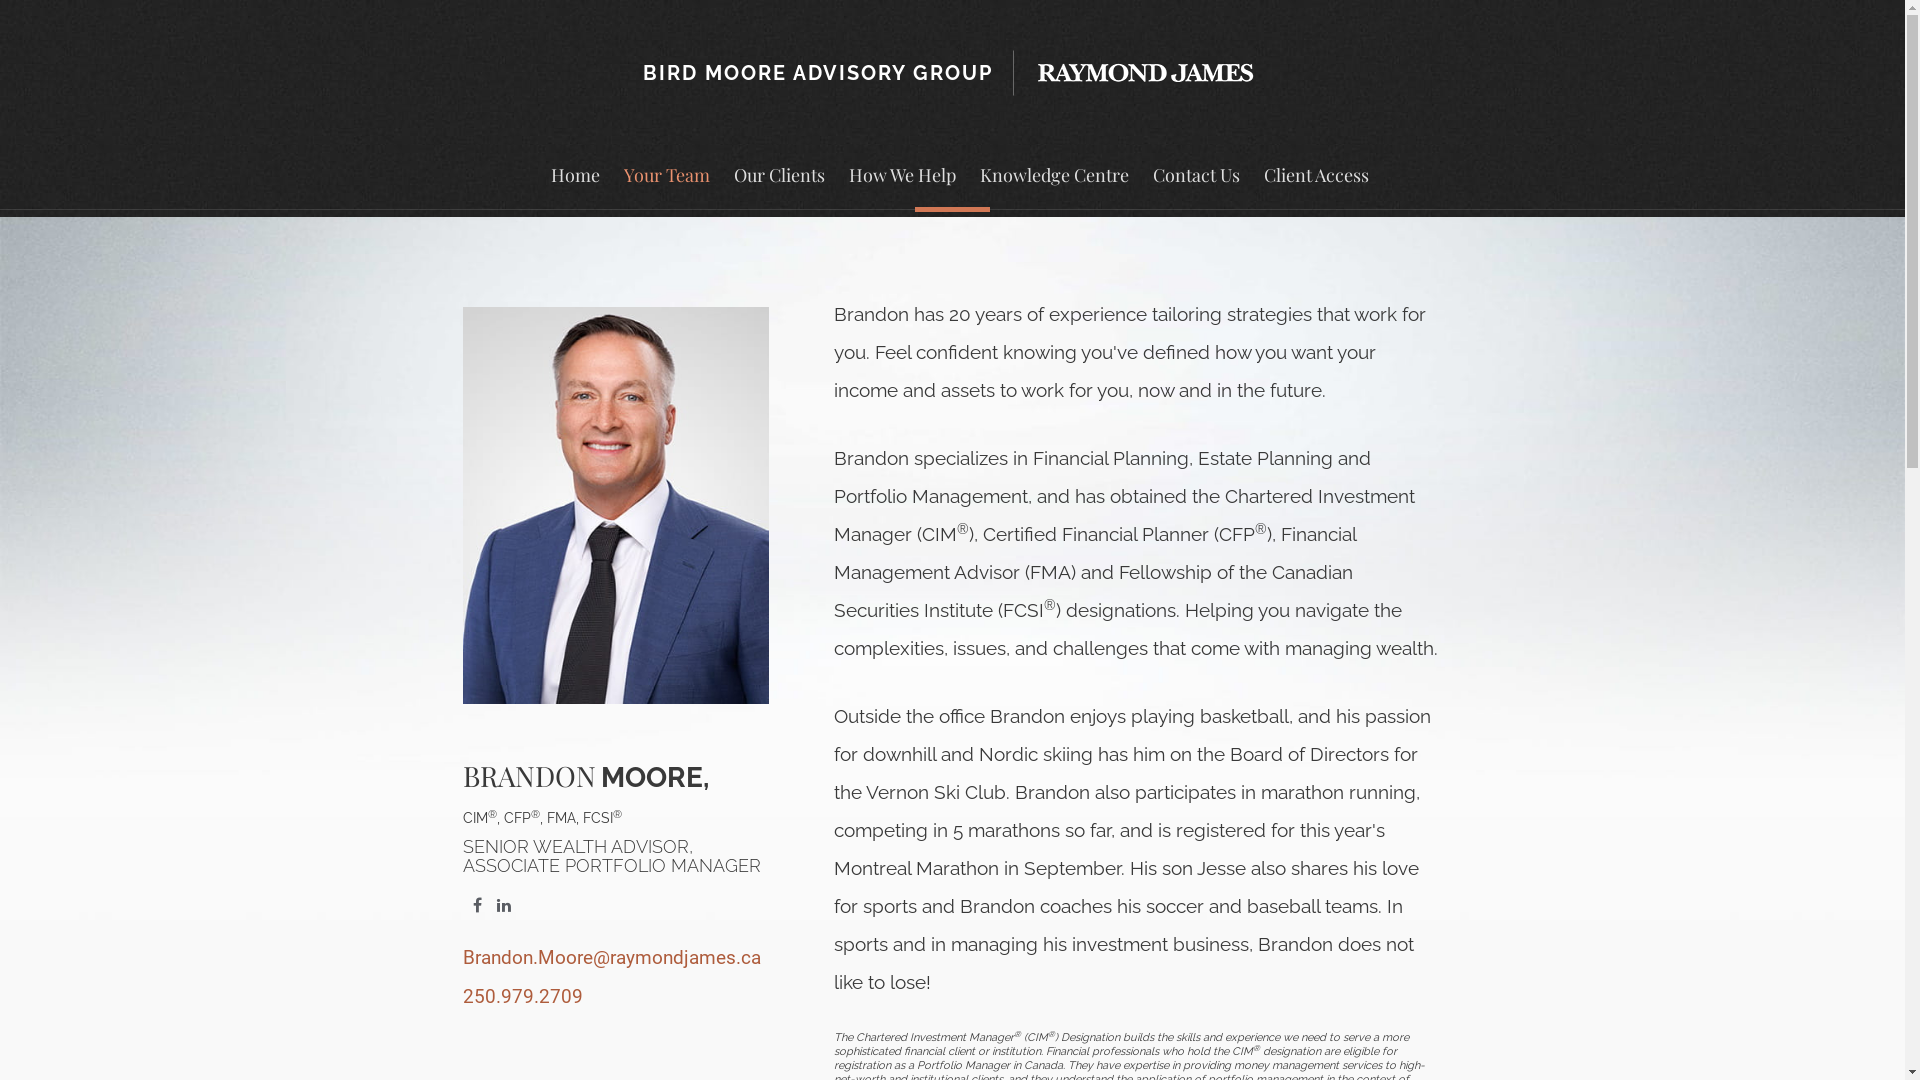  Describe the element at coordinates (1315, 189) in the screenshot. I see `'Client Access'` at that location.